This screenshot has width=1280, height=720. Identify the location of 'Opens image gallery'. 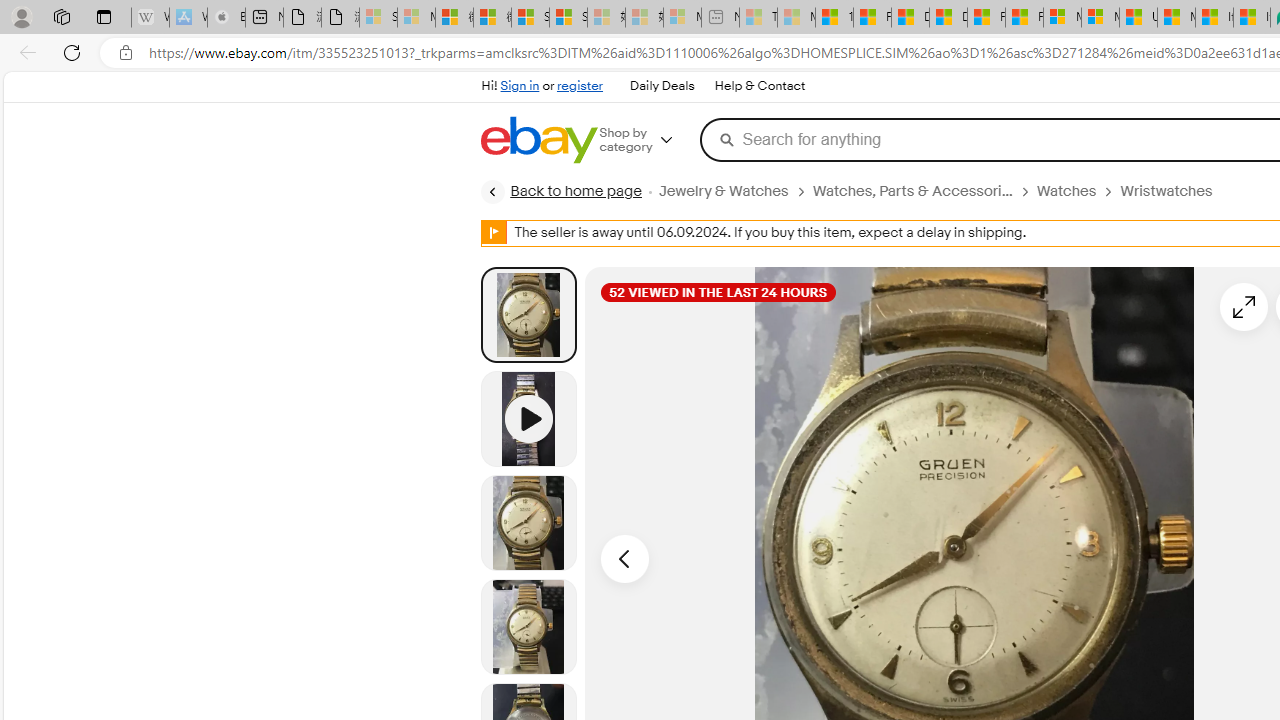
(1243, 306).